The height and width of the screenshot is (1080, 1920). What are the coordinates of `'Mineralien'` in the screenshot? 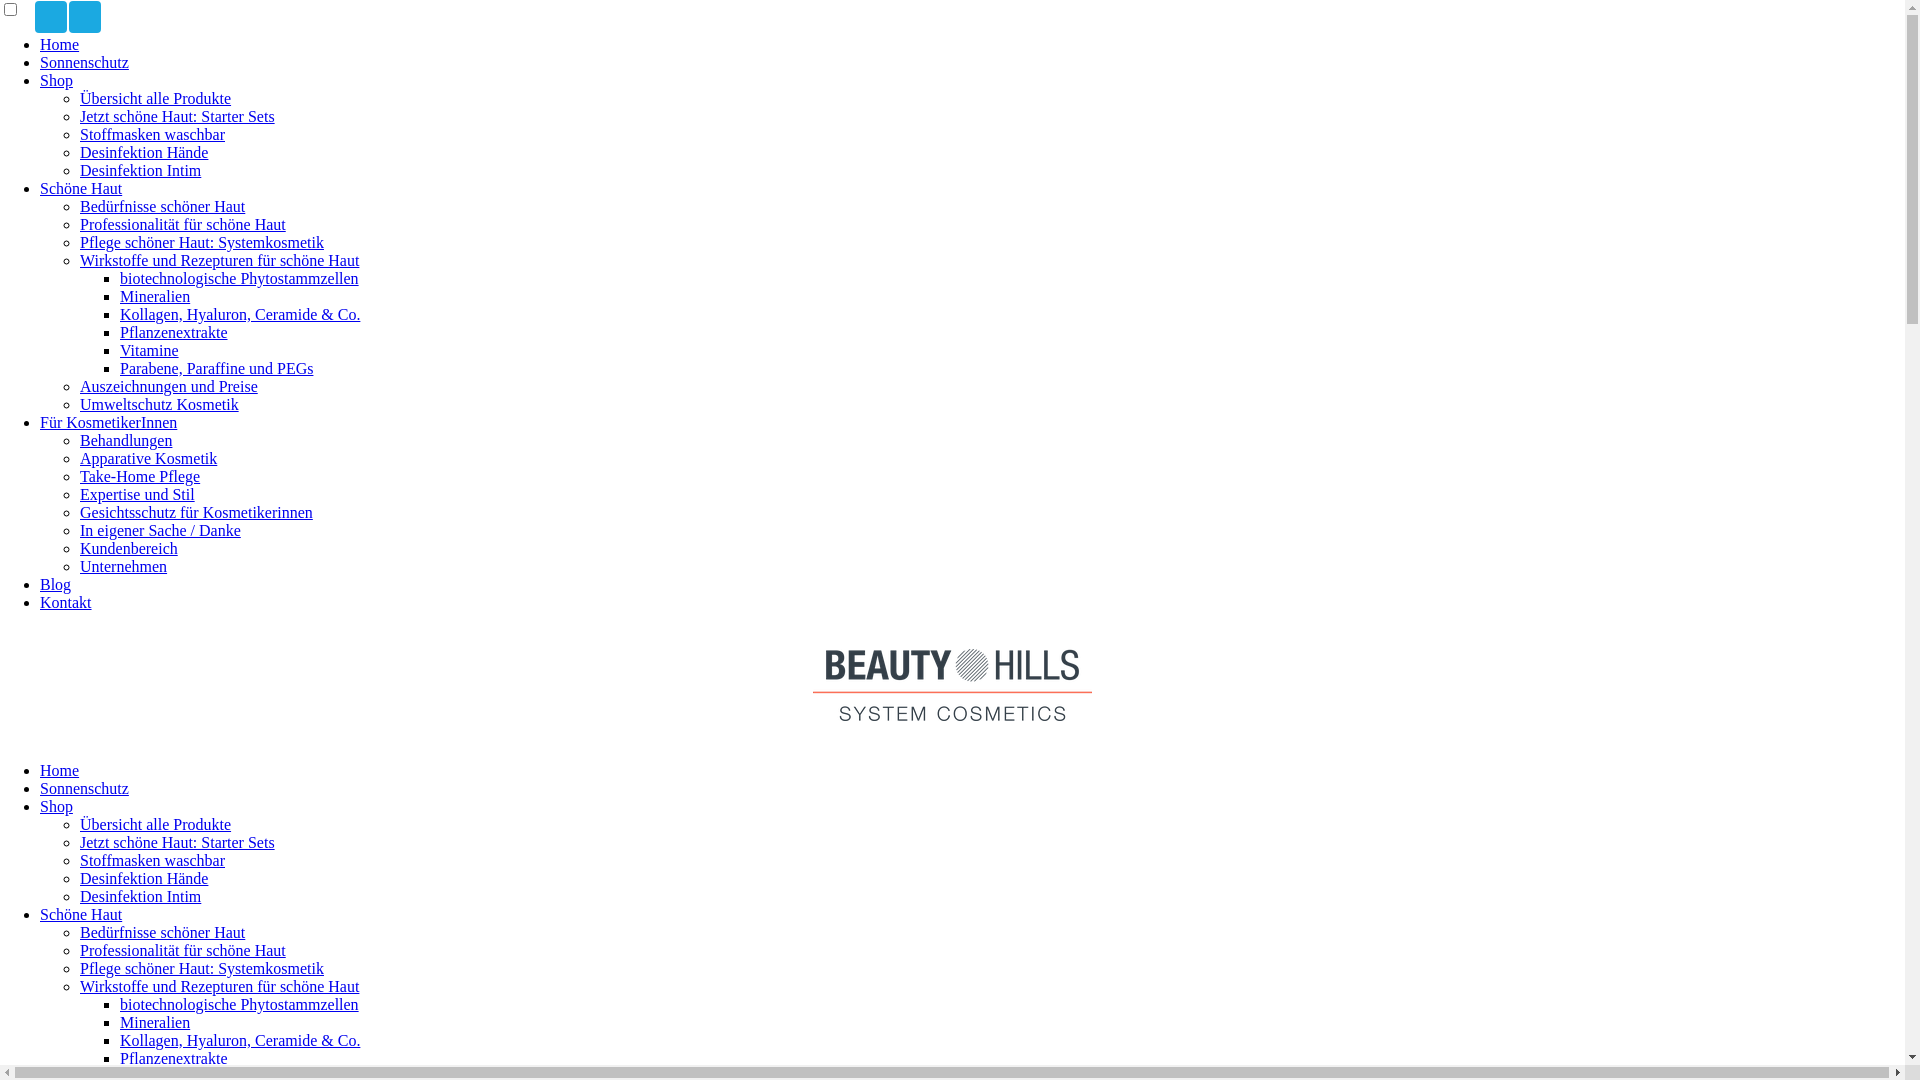 It's located at (153, 296).